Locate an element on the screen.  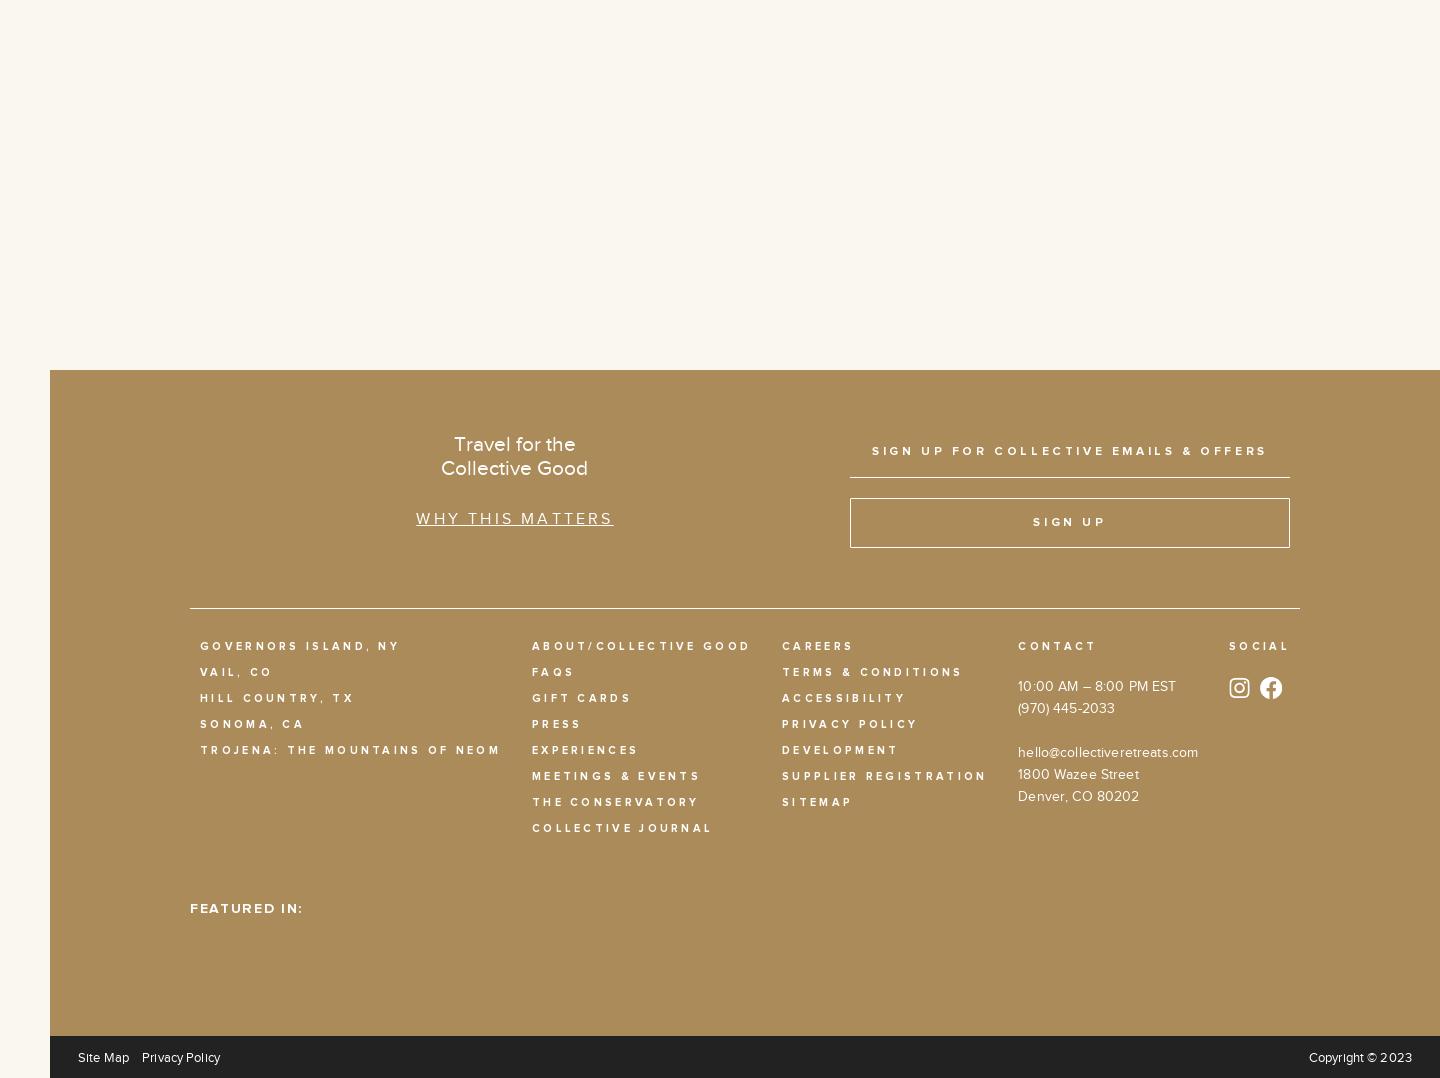
'Press' is located at coordinates (556, 722).